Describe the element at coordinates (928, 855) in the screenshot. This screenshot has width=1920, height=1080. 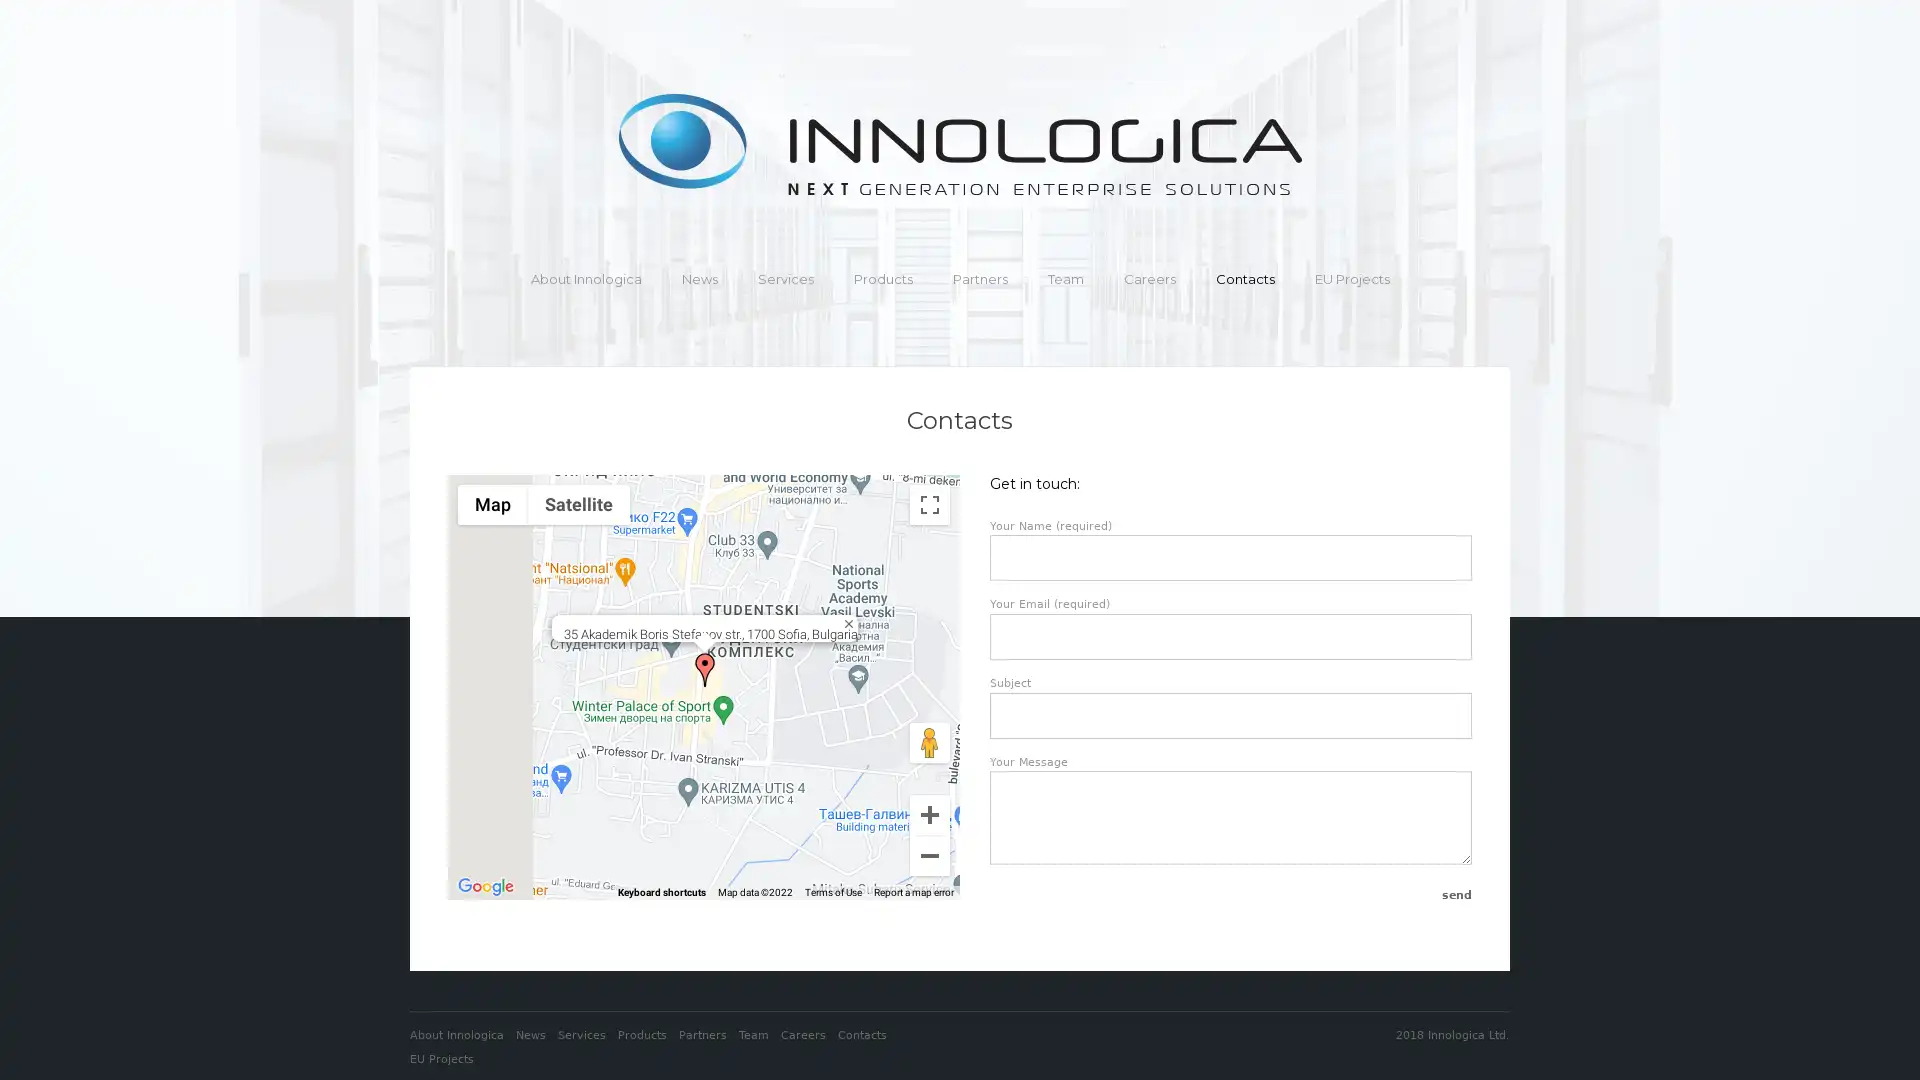
I see `Zoom out` at that location.